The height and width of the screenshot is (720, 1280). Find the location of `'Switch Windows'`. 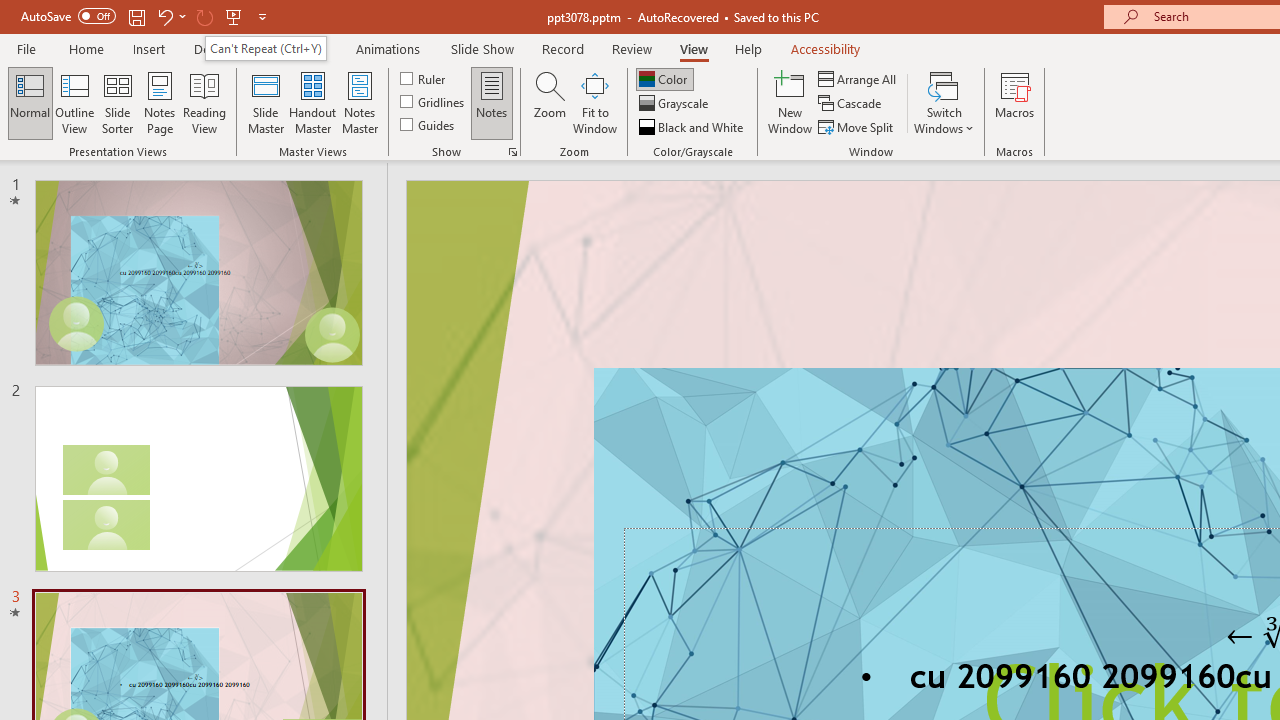

'Switch Windows' is located at coordinates (943, 103).